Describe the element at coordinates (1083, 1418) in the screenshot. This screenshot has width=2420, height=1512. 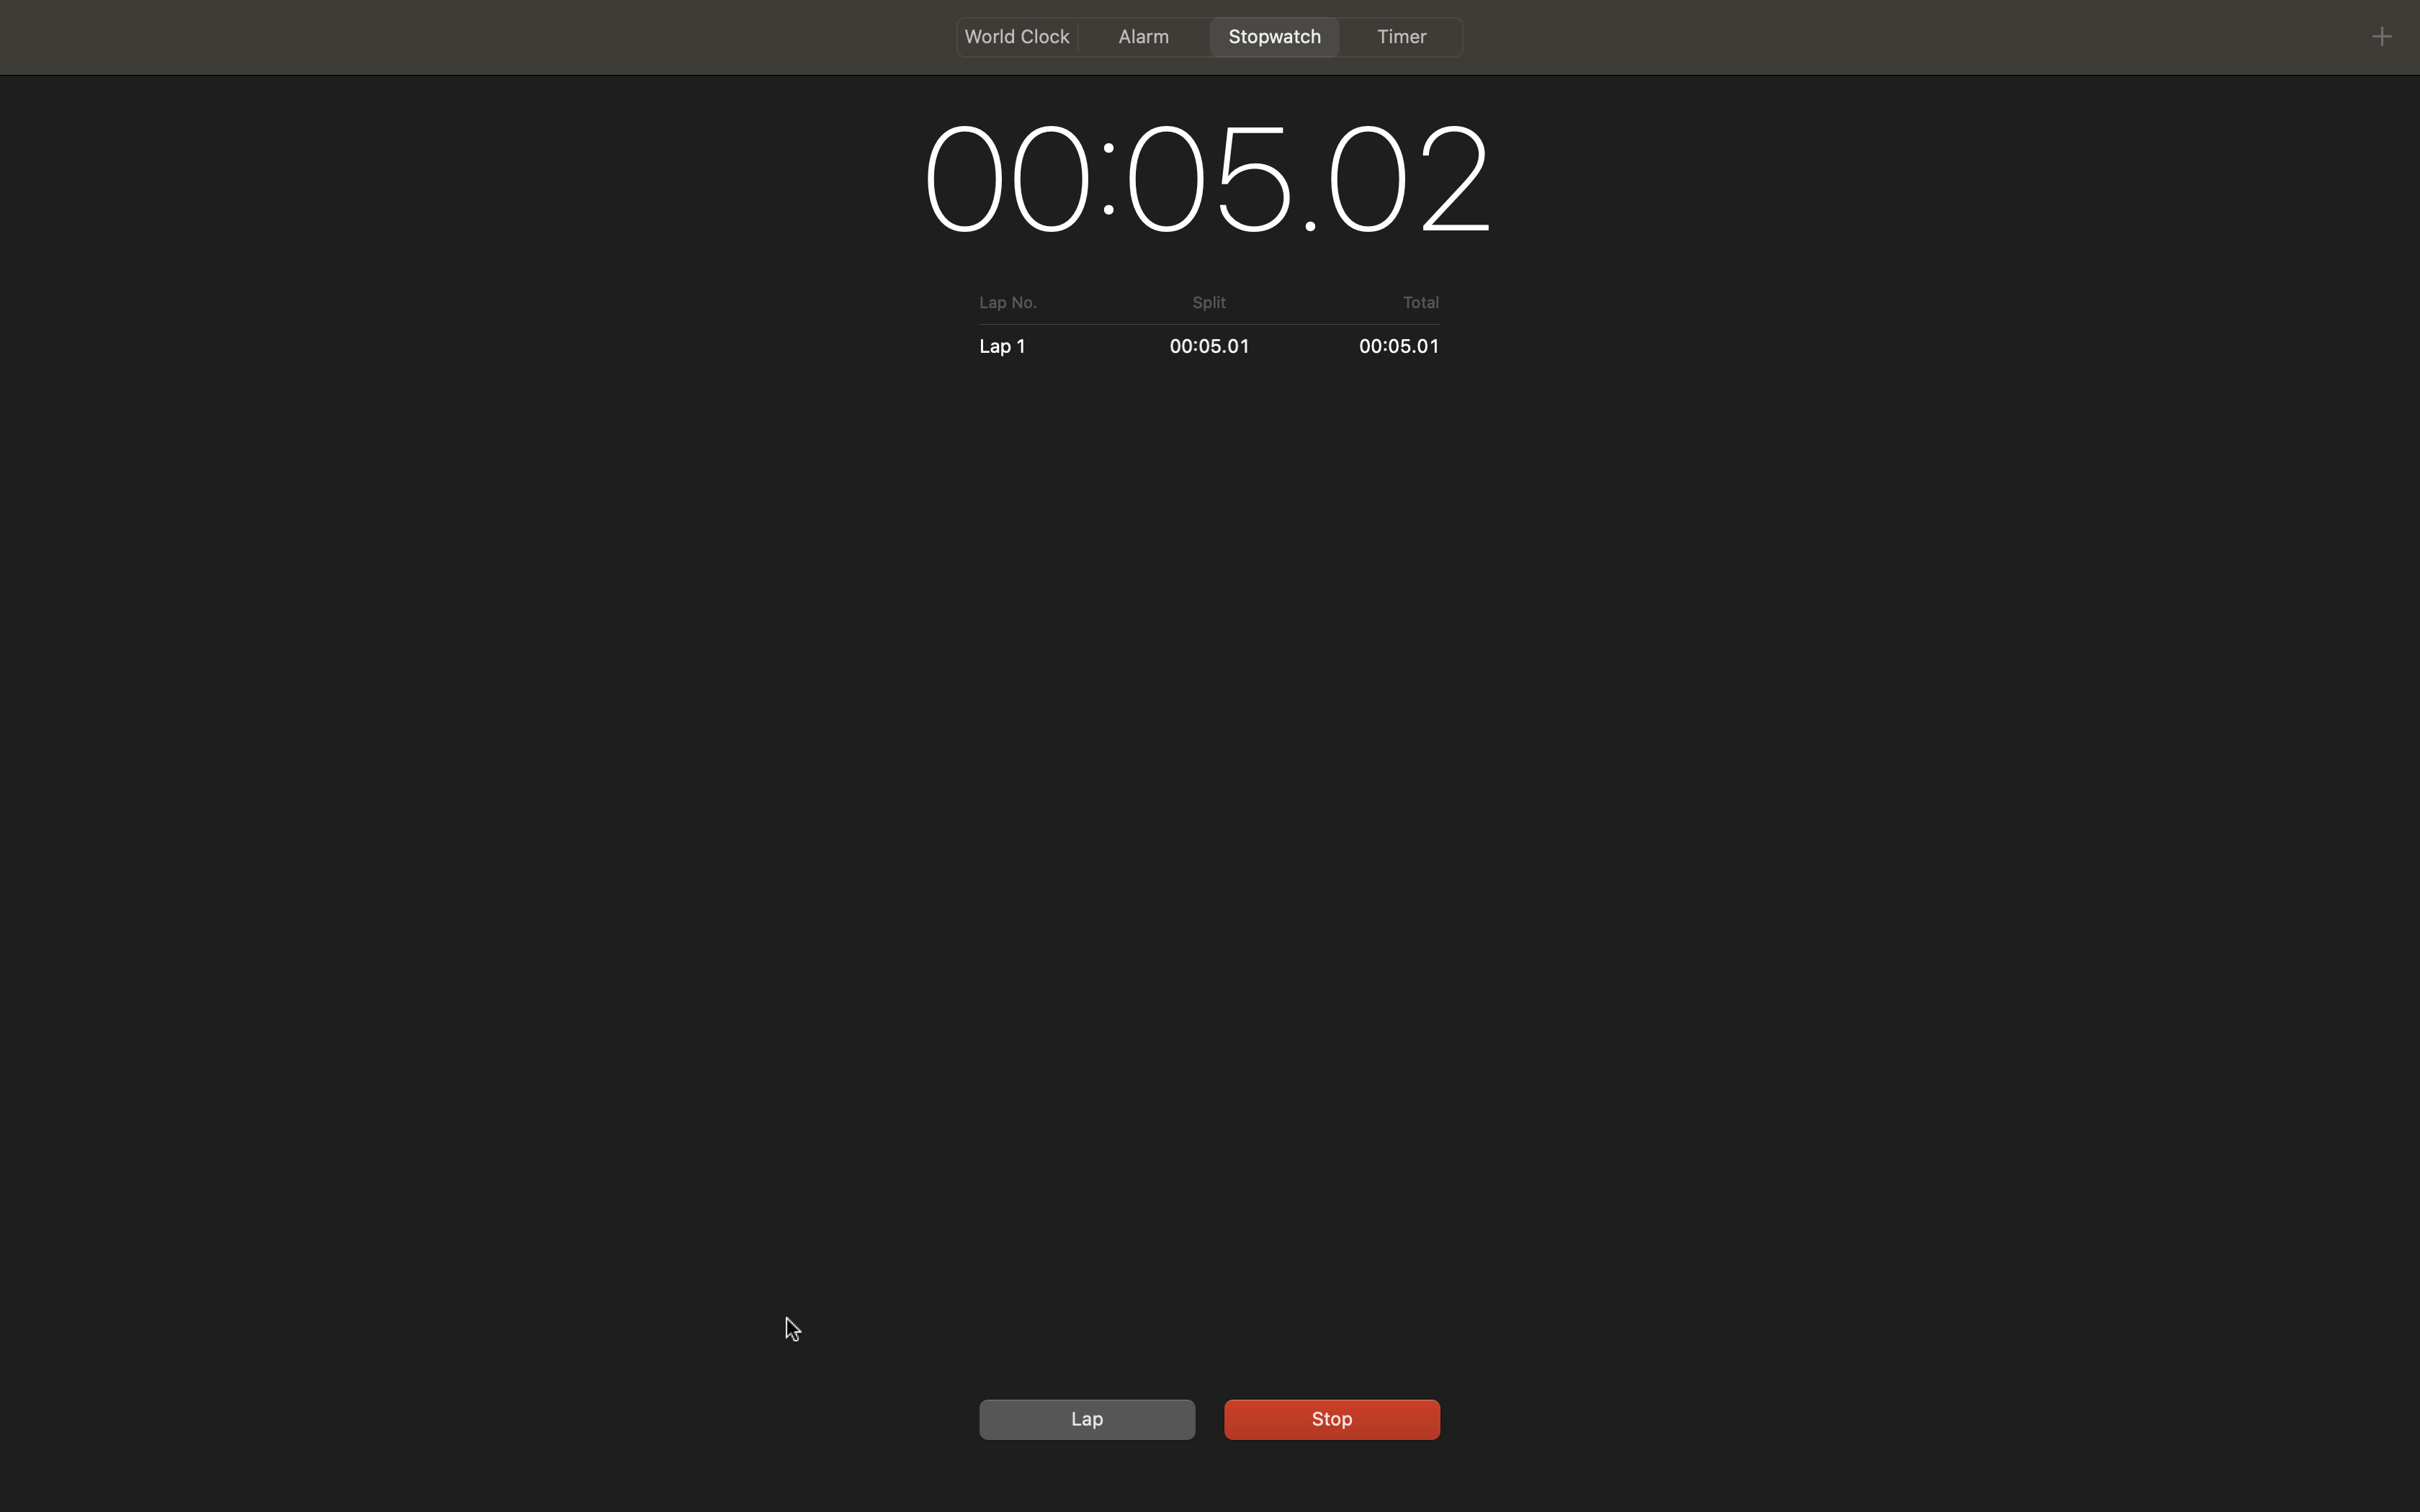
I see `Reset the timer and set in motion` at that location.